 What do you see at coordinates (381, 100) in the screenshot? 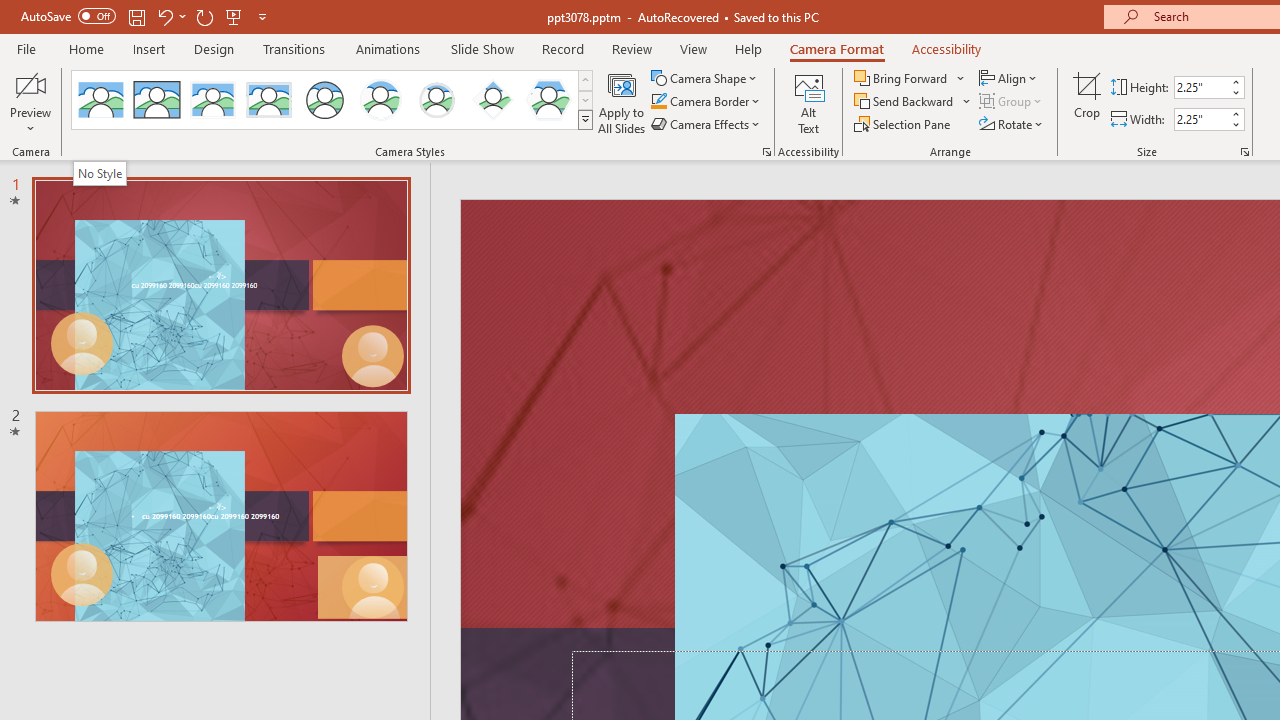
I see `'Center Shadow Circle'` at bounding box center [381, 100].